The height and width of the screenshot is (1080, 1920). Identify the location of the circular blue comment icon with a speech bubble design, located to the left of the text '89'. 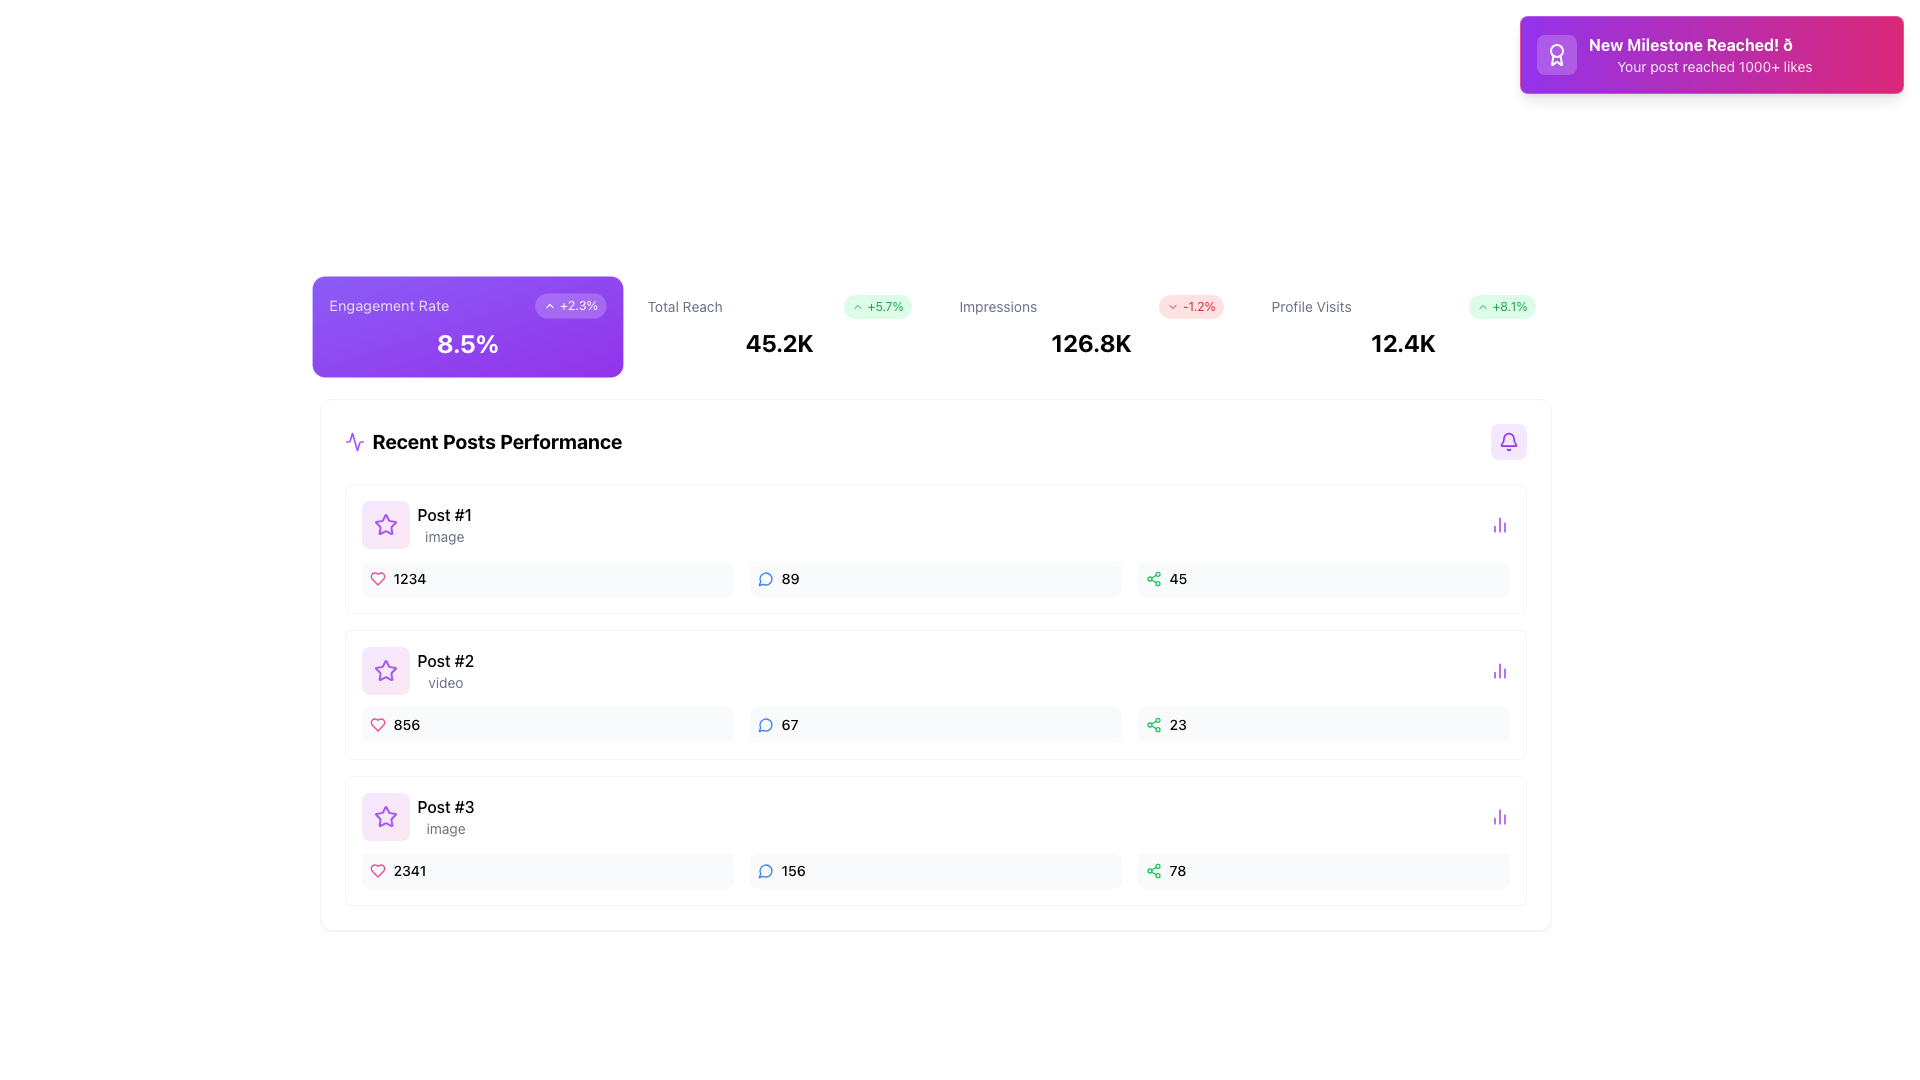
(764, 578).